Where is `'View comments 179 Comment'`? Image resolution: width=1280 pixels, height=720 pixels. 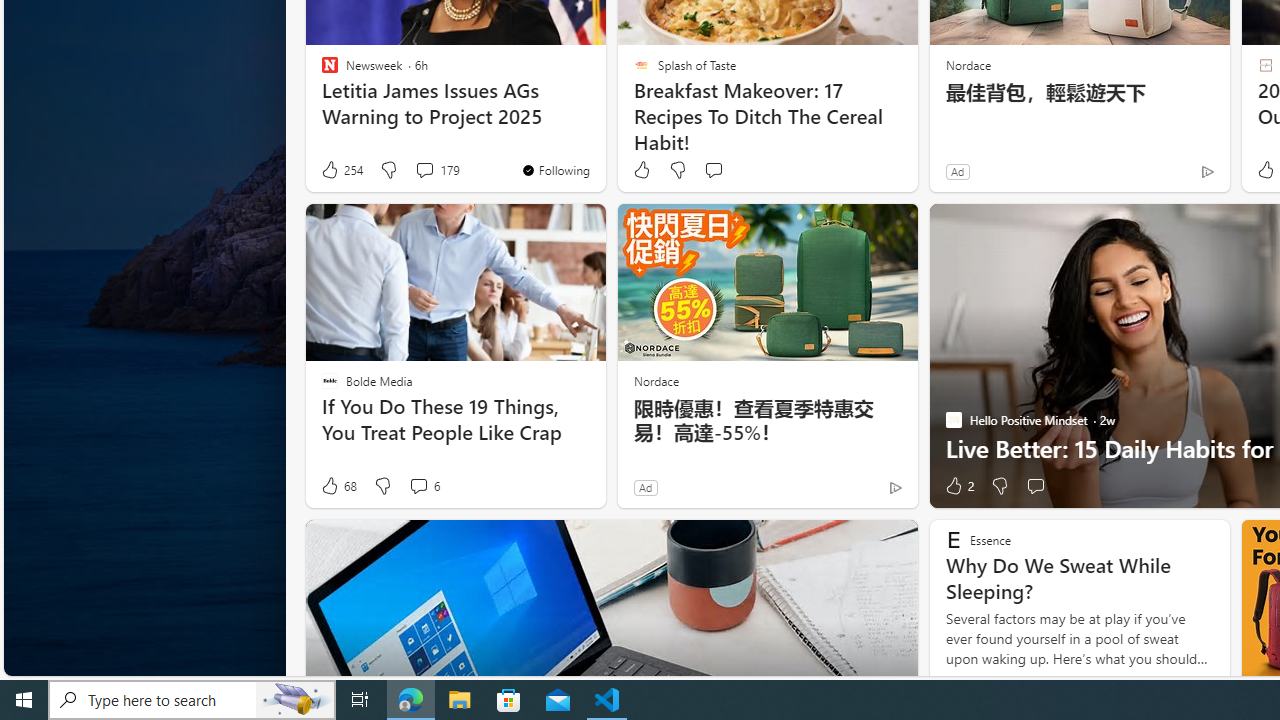
'View comments 179 Comment' is located at coordinates (436, 169).